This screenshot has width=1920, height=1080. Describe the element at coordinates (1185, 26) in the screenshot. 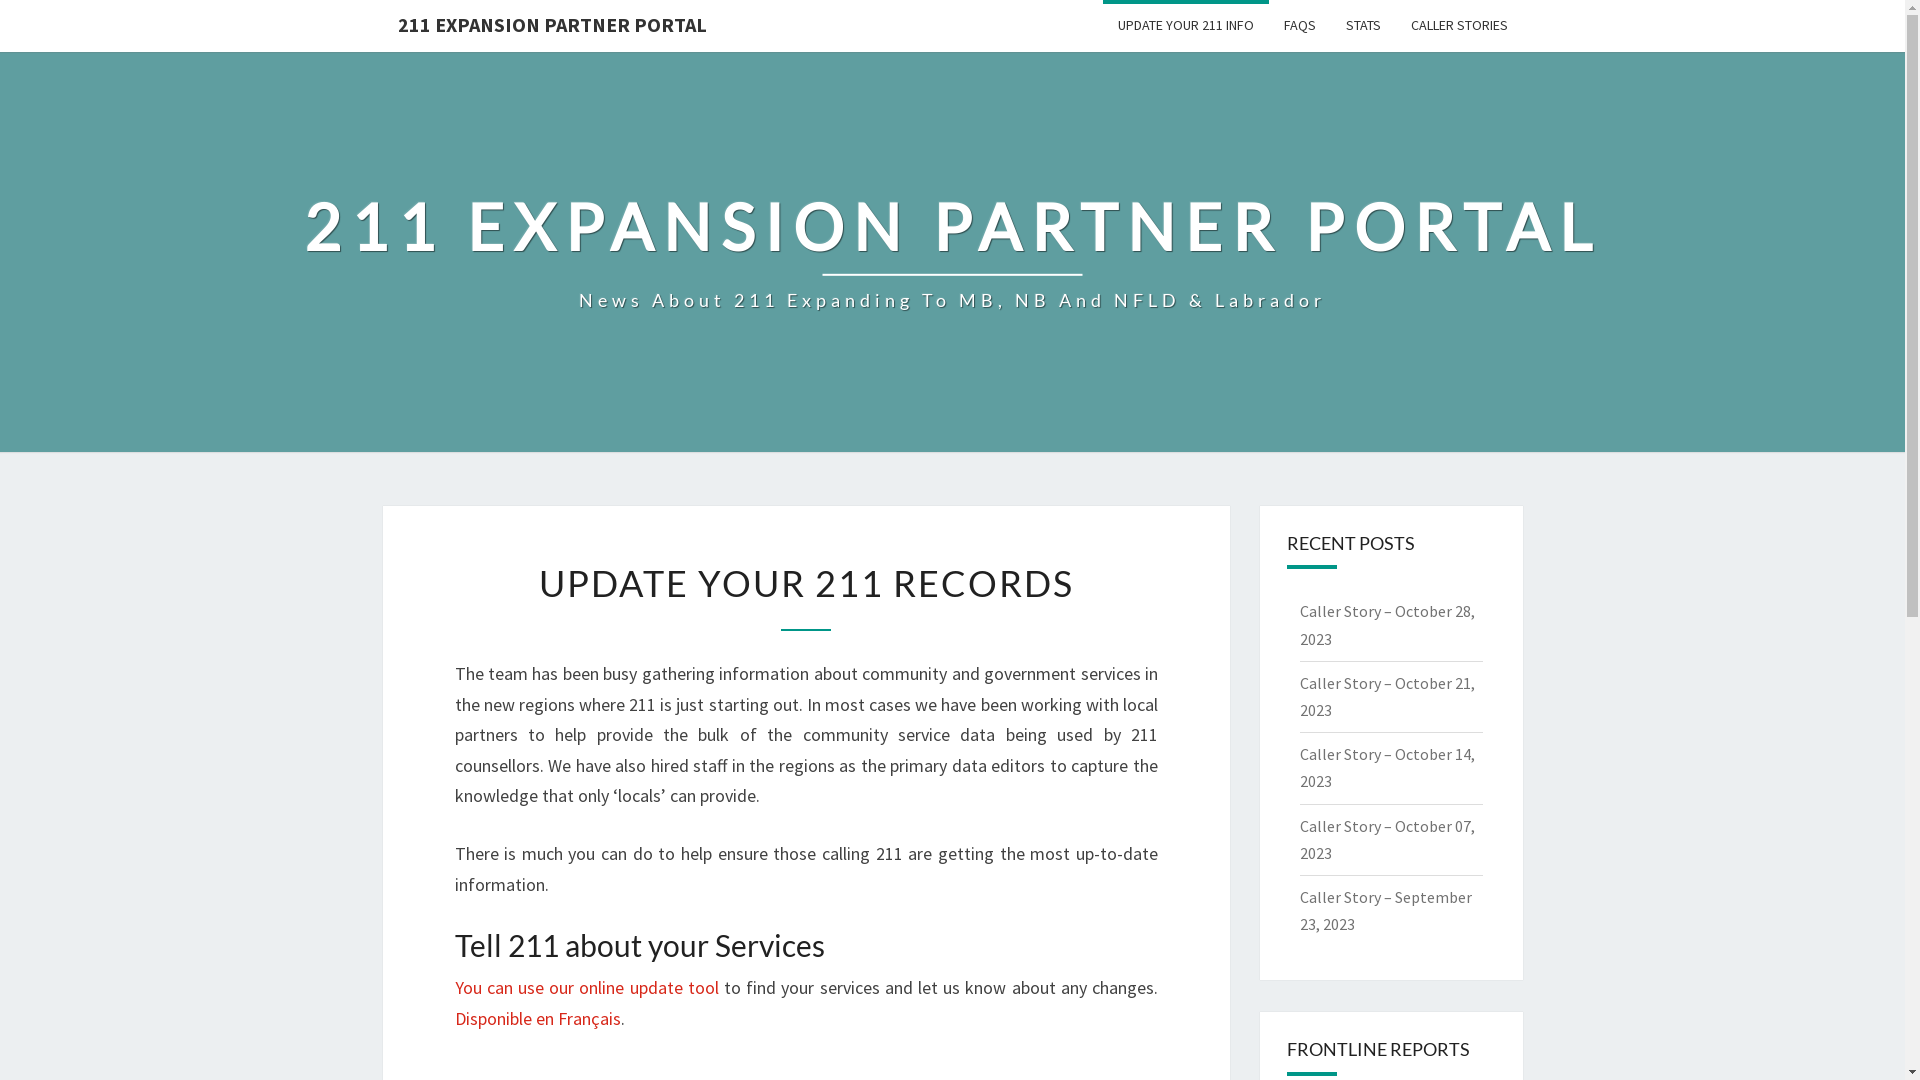

I see `'UPDATE YOUR 211 INFO'` at that location.